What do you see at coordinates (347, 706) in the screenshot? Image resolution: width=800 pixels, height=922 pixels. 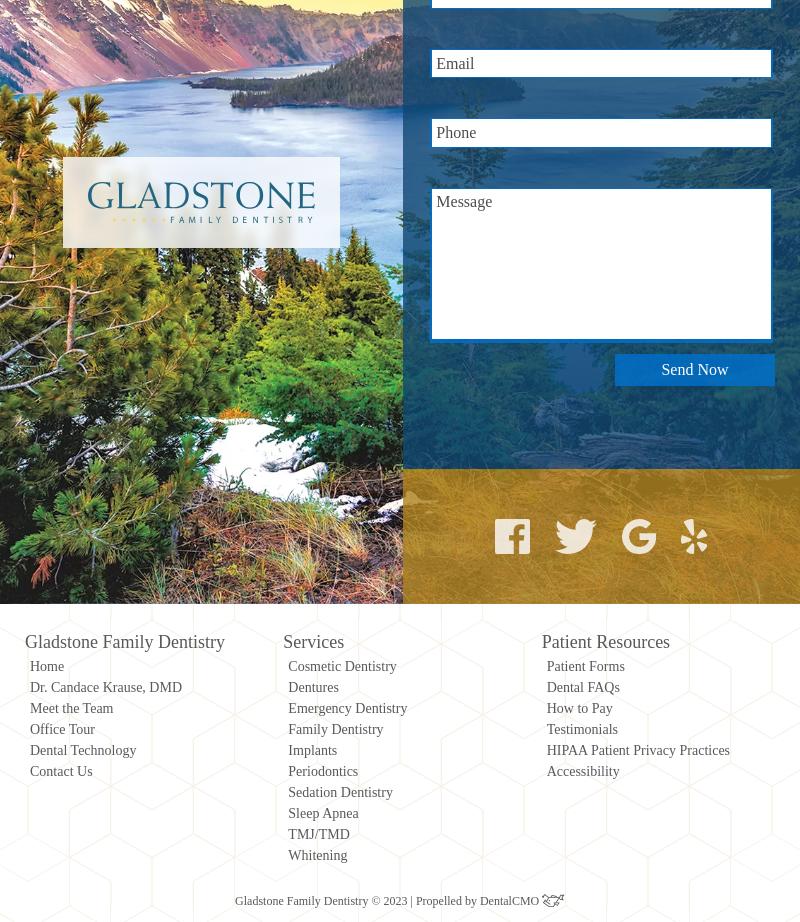 I see `'Emergency Dentistry'` at bounding box center [347, 706].